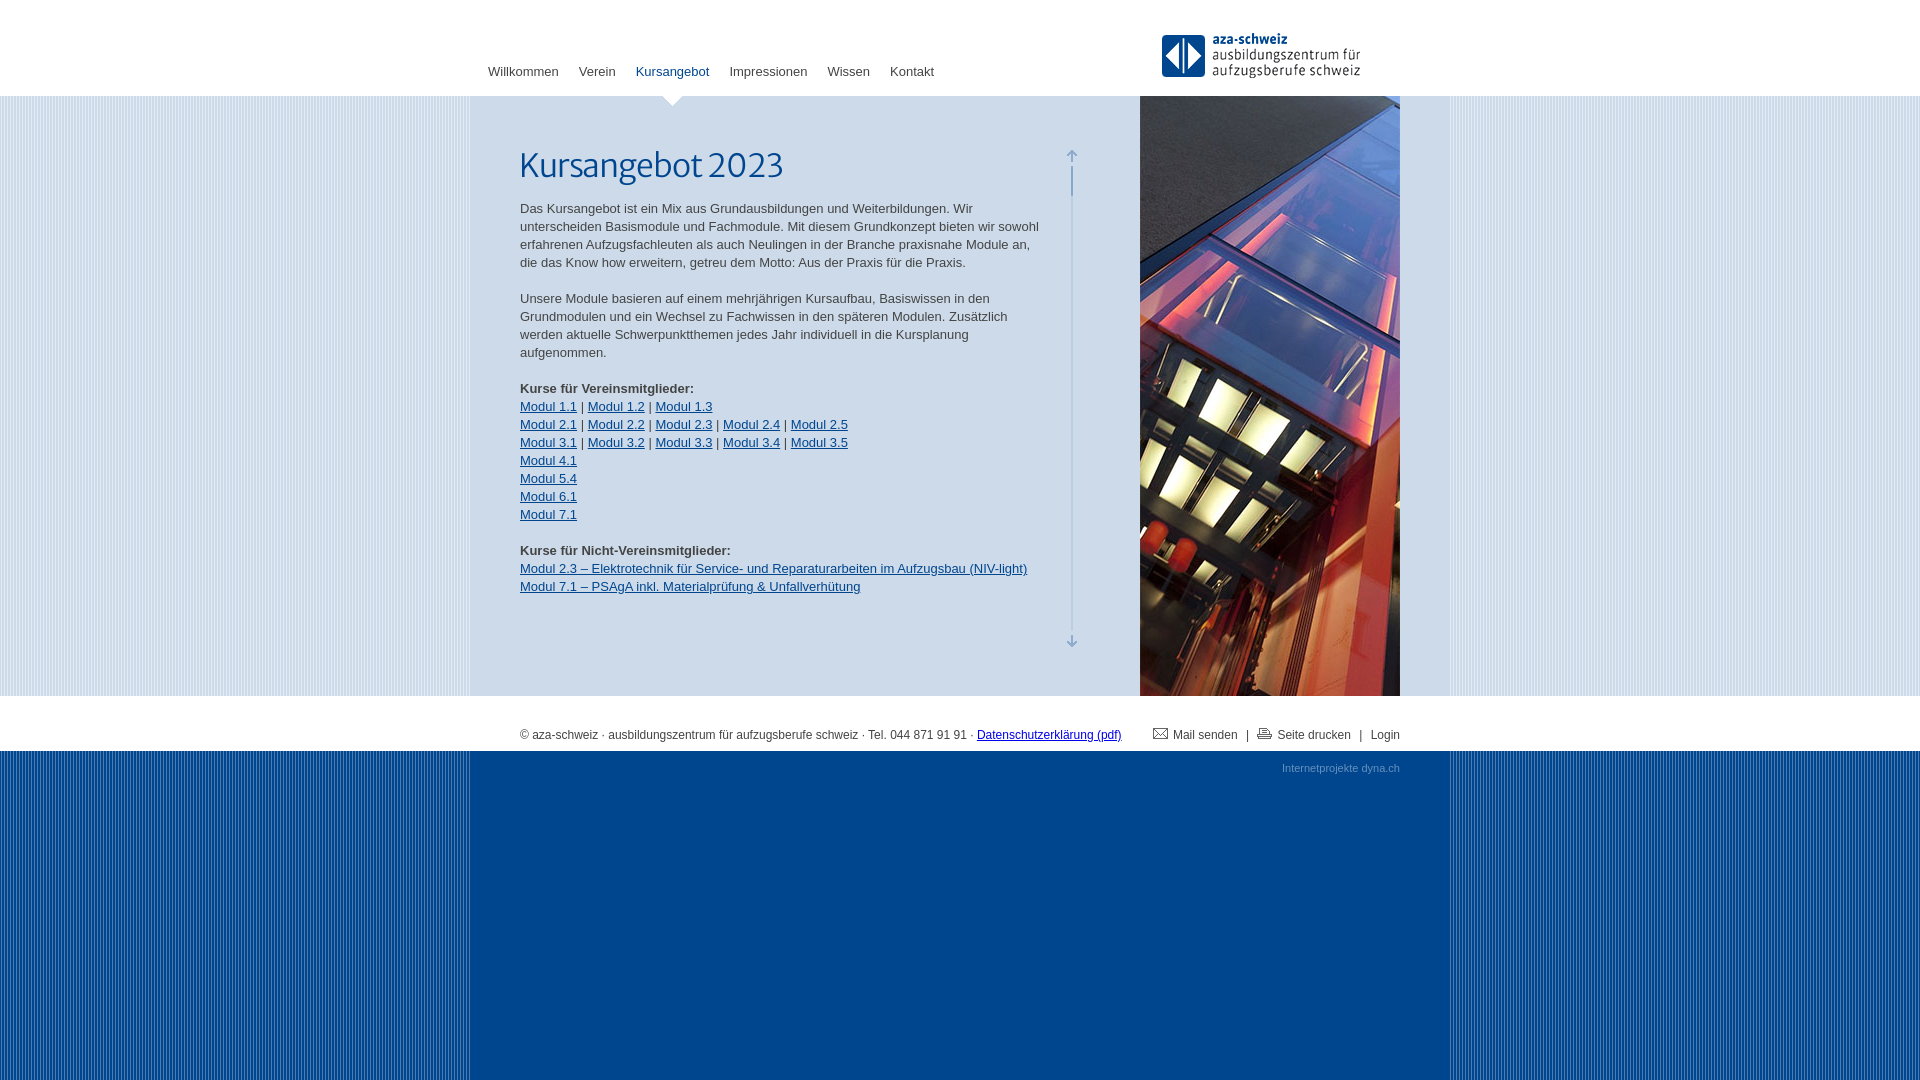 The height and width of the screenshot is (1080, 1920). What do you see at coordinates (615, 423) in the screenshot?
I see `'Modul 2.2'` at bounding box center [615, 423].